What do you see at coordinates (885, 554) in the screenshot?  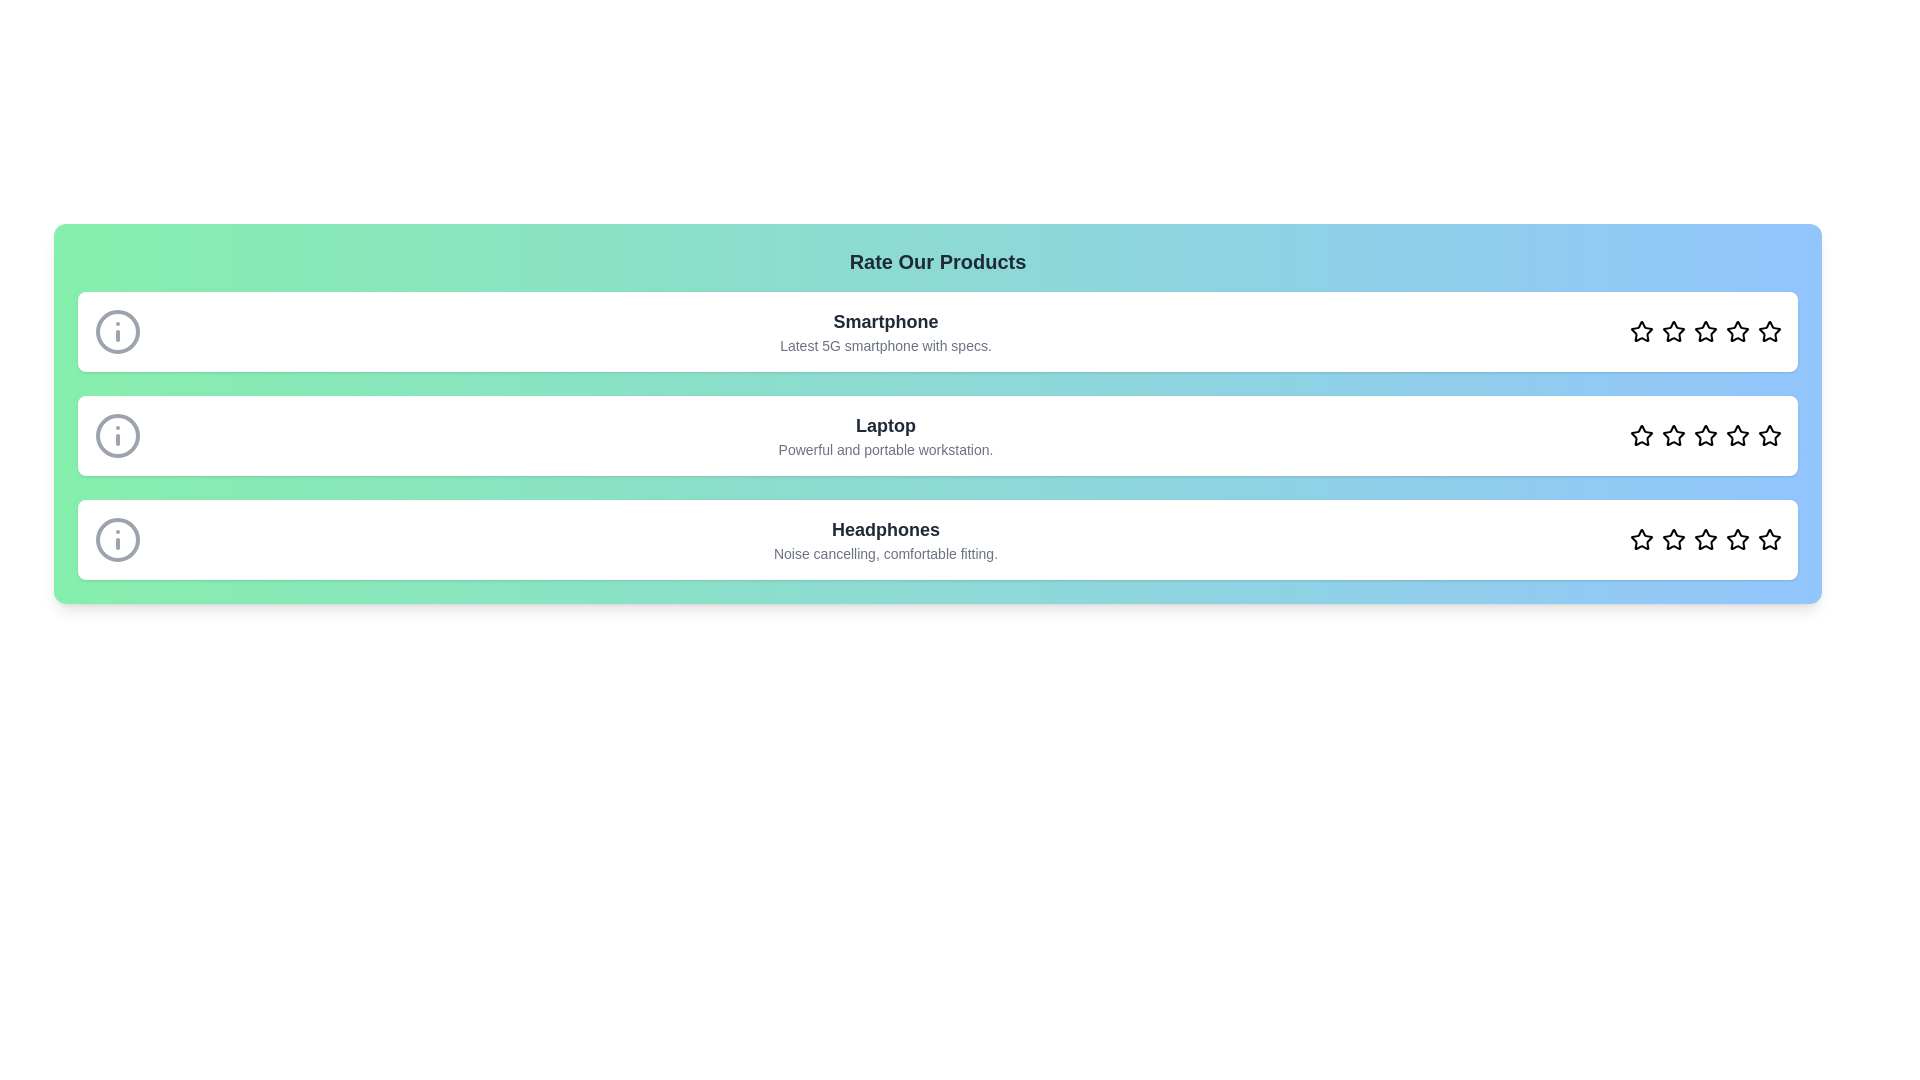 I see `the text label displaying 'Noise cancelling, comfortable fitting.' located beneath the 'Headphones' title in the 'Headphones' section` at bounding box center [885, 554].